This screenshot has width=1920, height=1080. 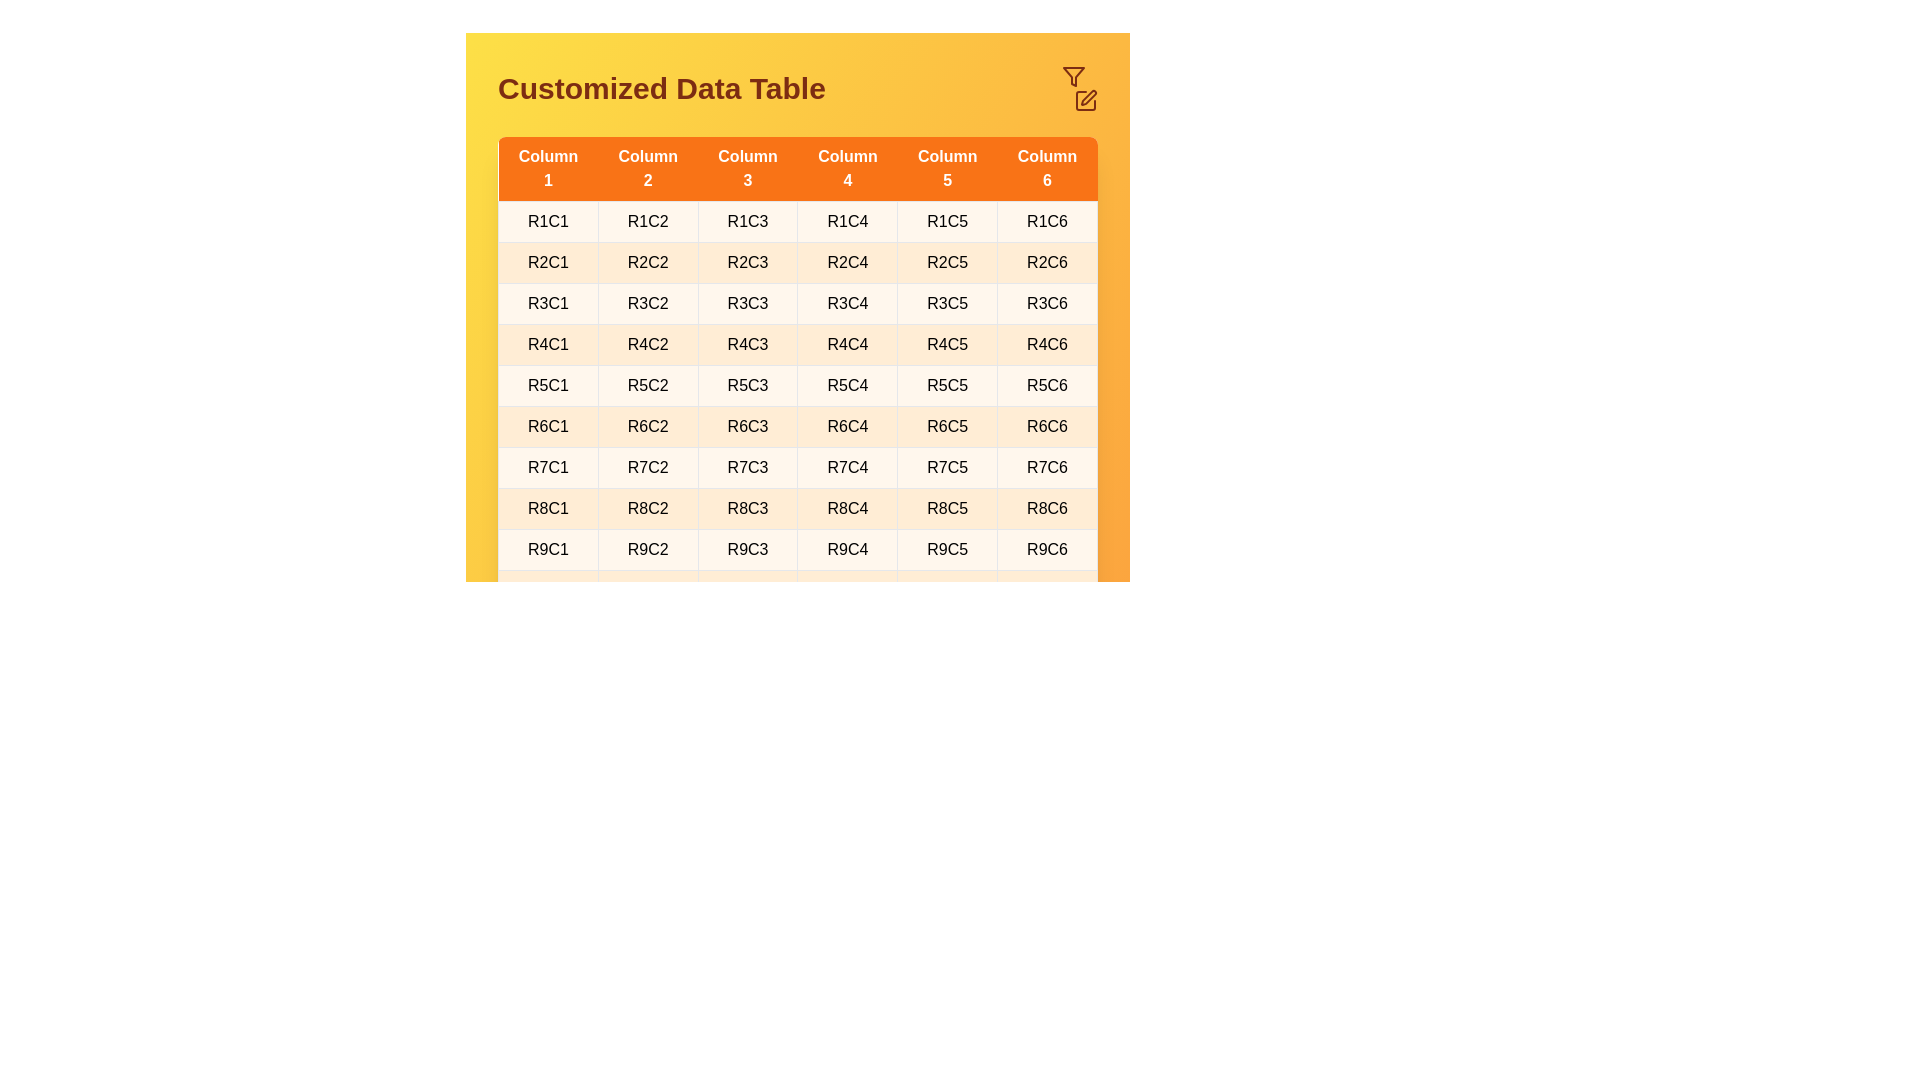 What do you see at coordinates (1073, 76) in the screenshot?
I see `the filter icon in the header to open the filter options` at bounding box center [1073, 76].